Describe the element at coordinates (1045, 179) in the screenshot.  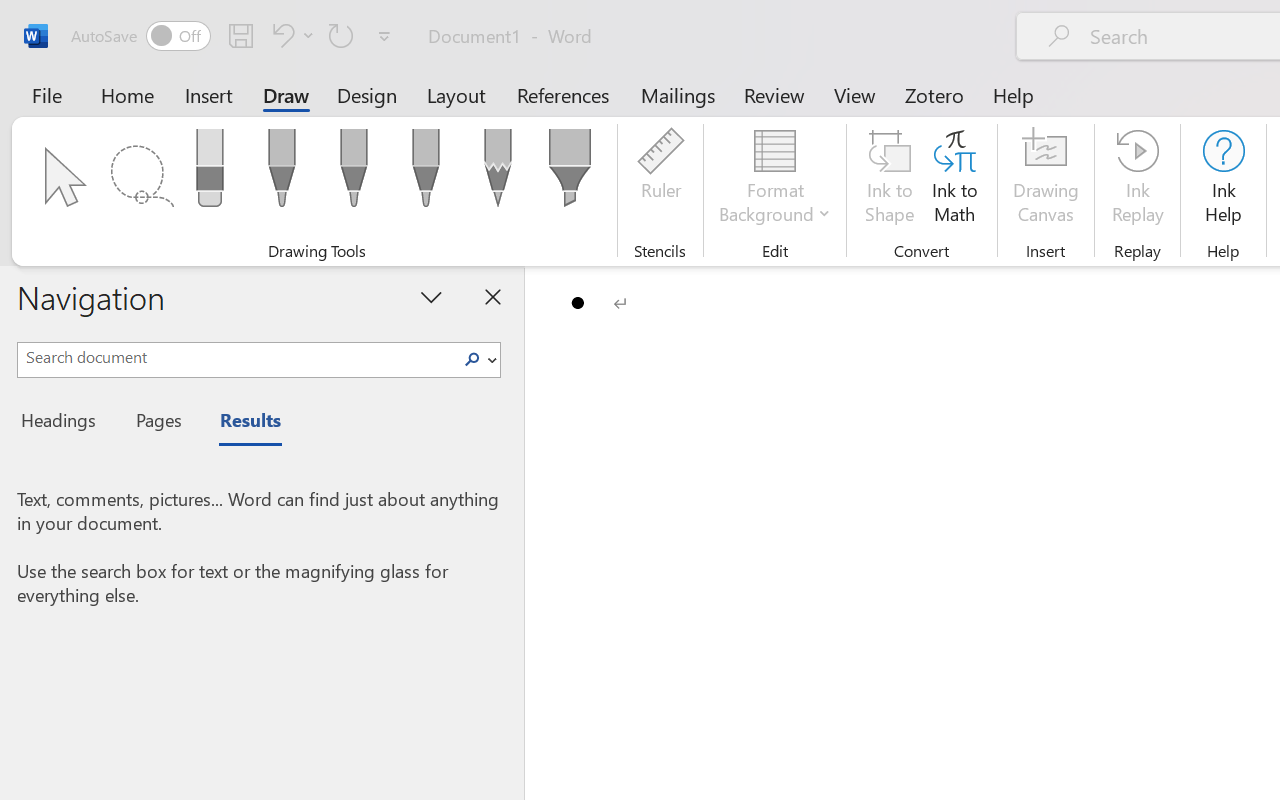
I see `'Drawing Canvas'` at that location.